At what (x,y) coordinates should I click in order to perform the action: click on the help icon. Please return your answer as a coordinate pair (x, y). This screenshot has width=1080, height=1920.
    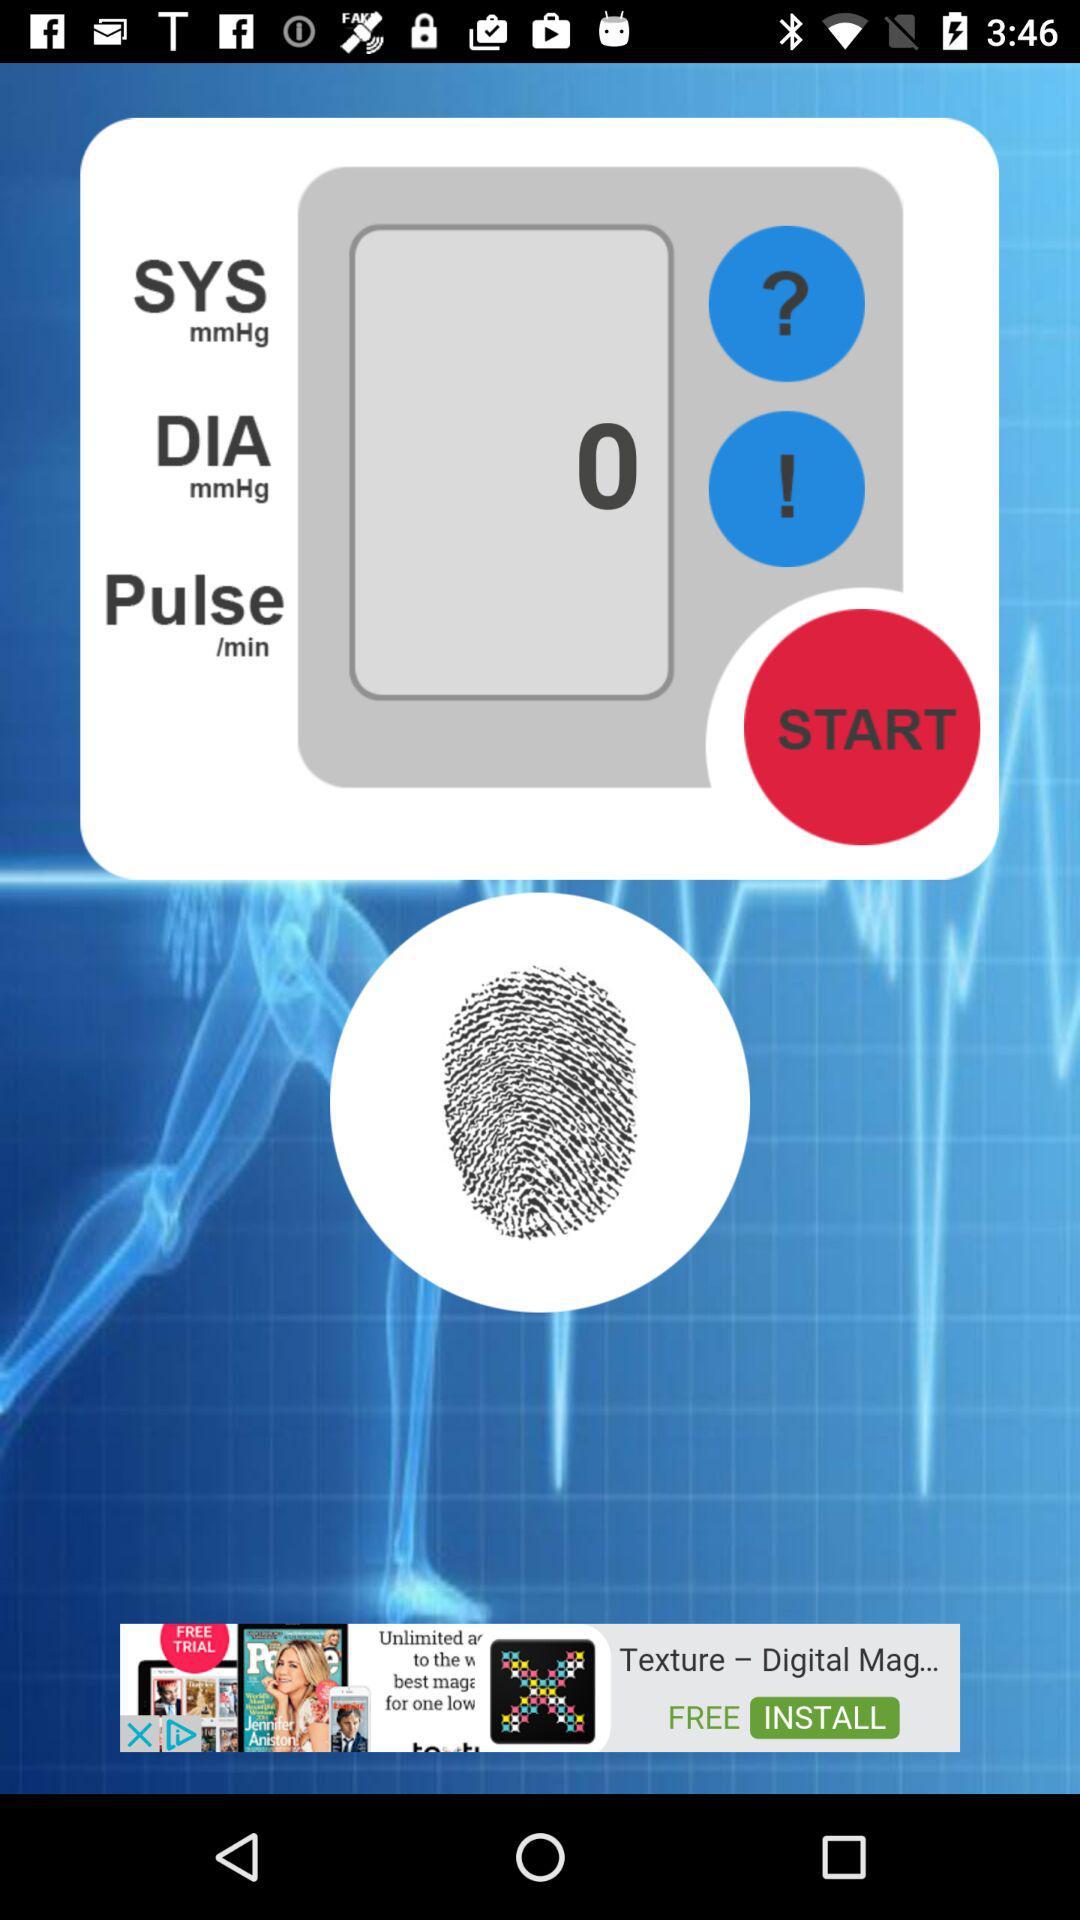
    Looking at the image, I should click on (785, 303).